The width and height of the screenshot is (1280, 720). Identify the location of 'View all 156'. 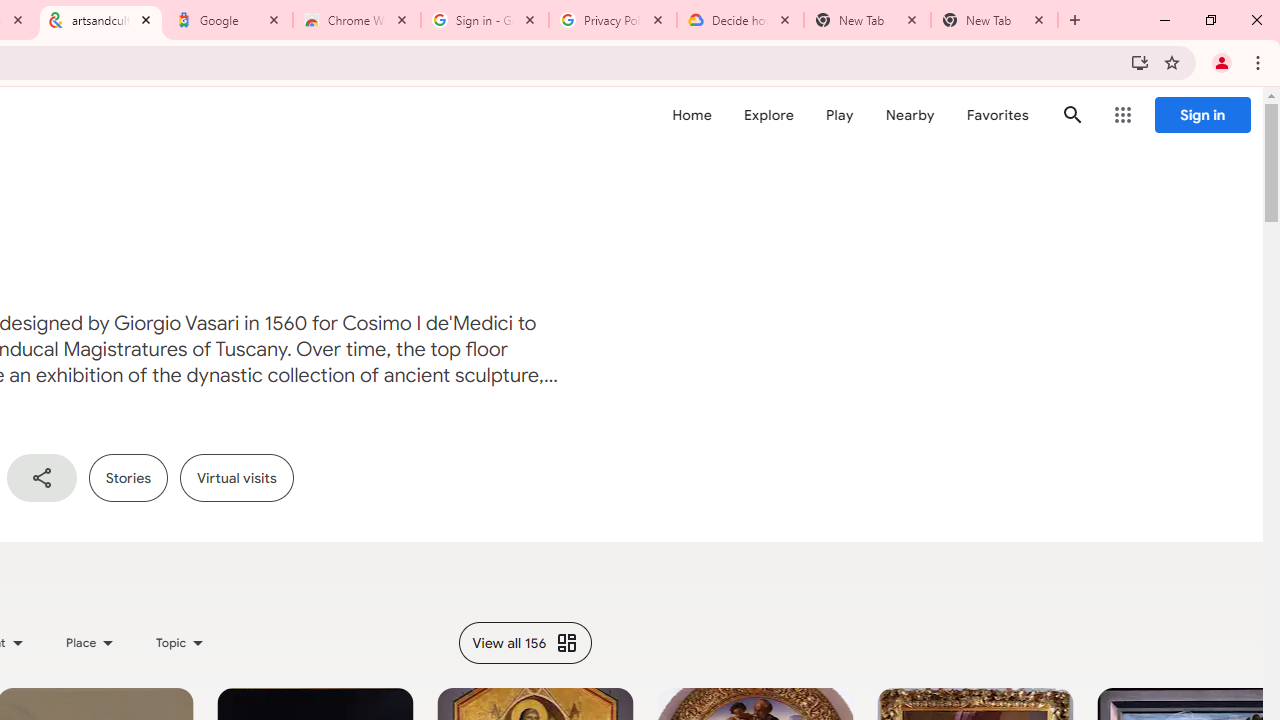
(525, 642).